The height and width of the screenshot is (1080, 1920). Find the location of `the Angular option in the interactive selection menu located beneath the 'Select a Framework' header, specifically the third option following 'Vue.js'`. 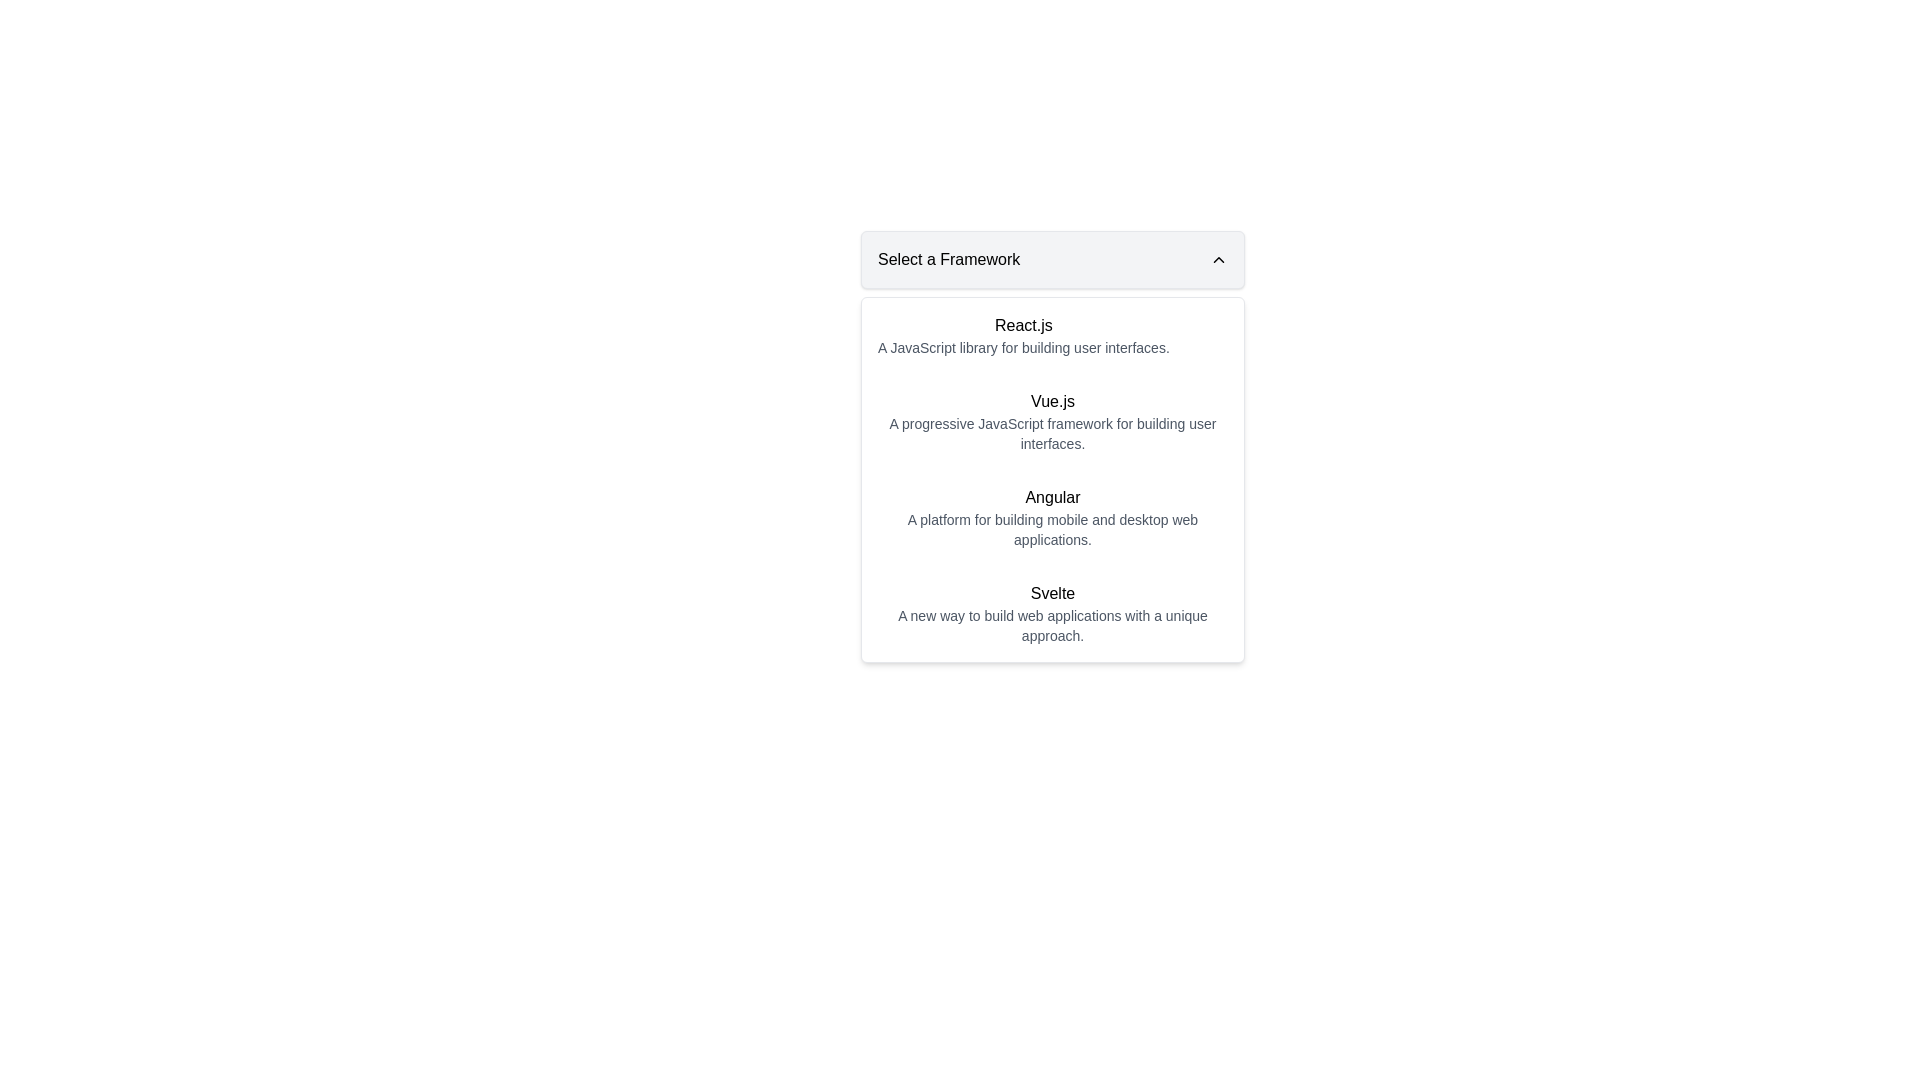

the Angular option in the interactive selection menu located beneath the 'Select a Framework' header, specifically the third option following 'Vue.js' is located at coordinates (1051, 479).